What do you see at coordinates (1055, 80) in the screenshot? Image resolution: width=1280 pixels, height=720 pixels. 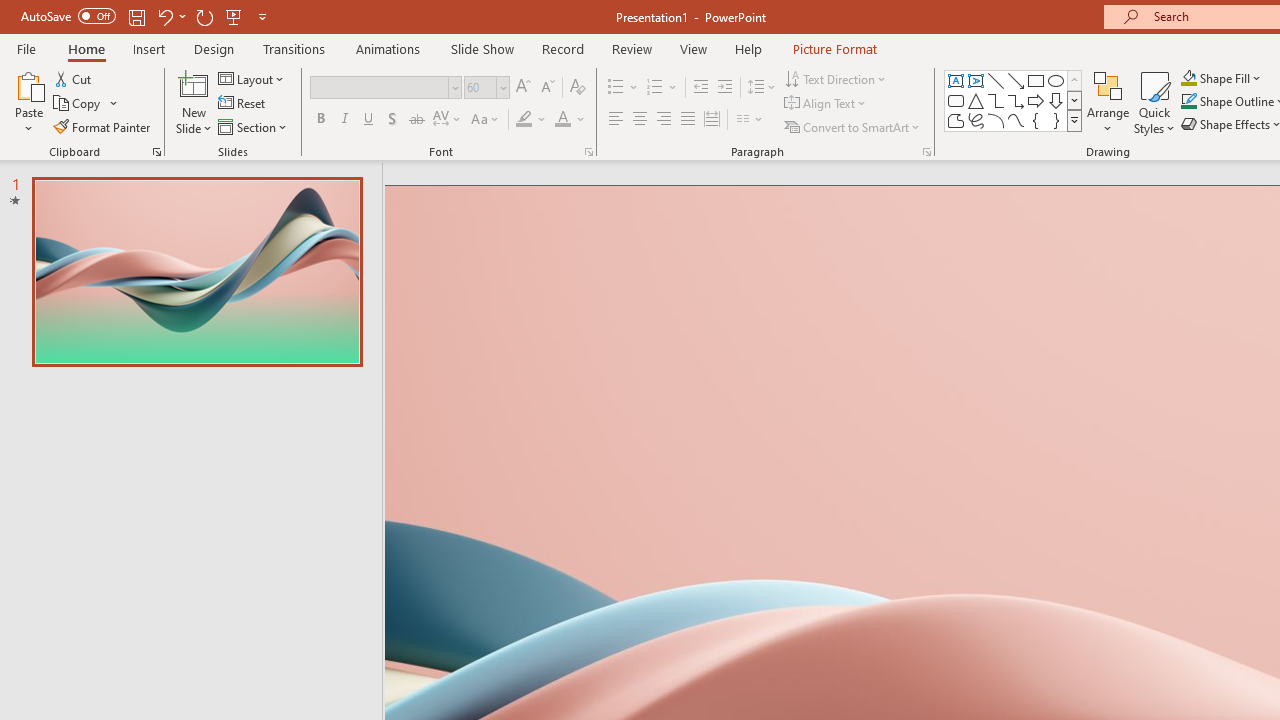 I see `'Oval'` at bounding box center [1055, 80].